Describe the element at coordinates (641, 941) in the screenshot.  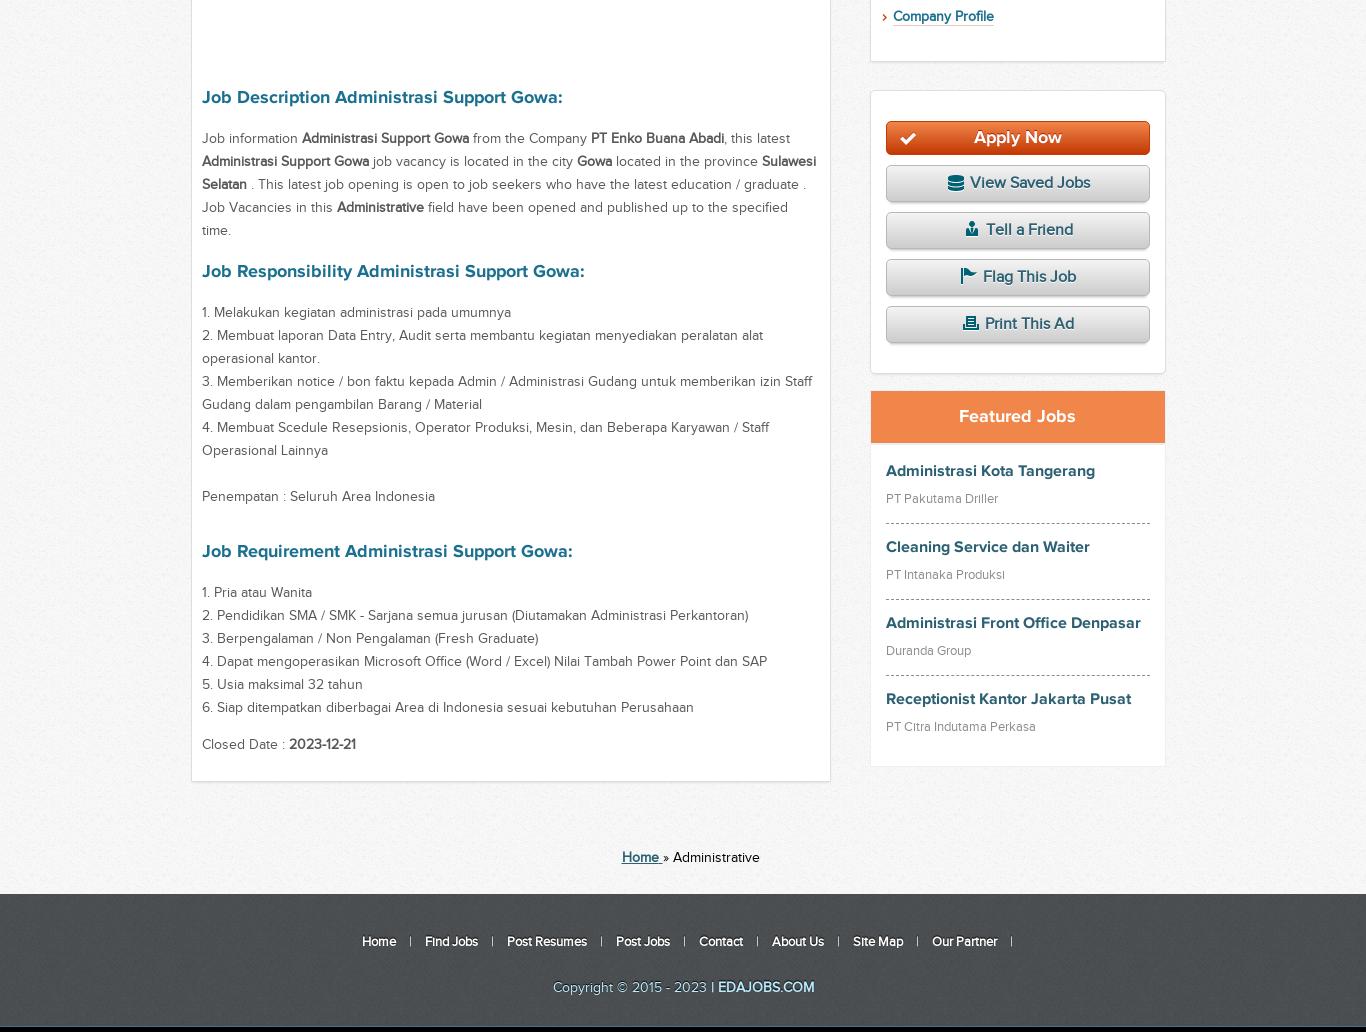
I see `'Post Jobs'` at that location.